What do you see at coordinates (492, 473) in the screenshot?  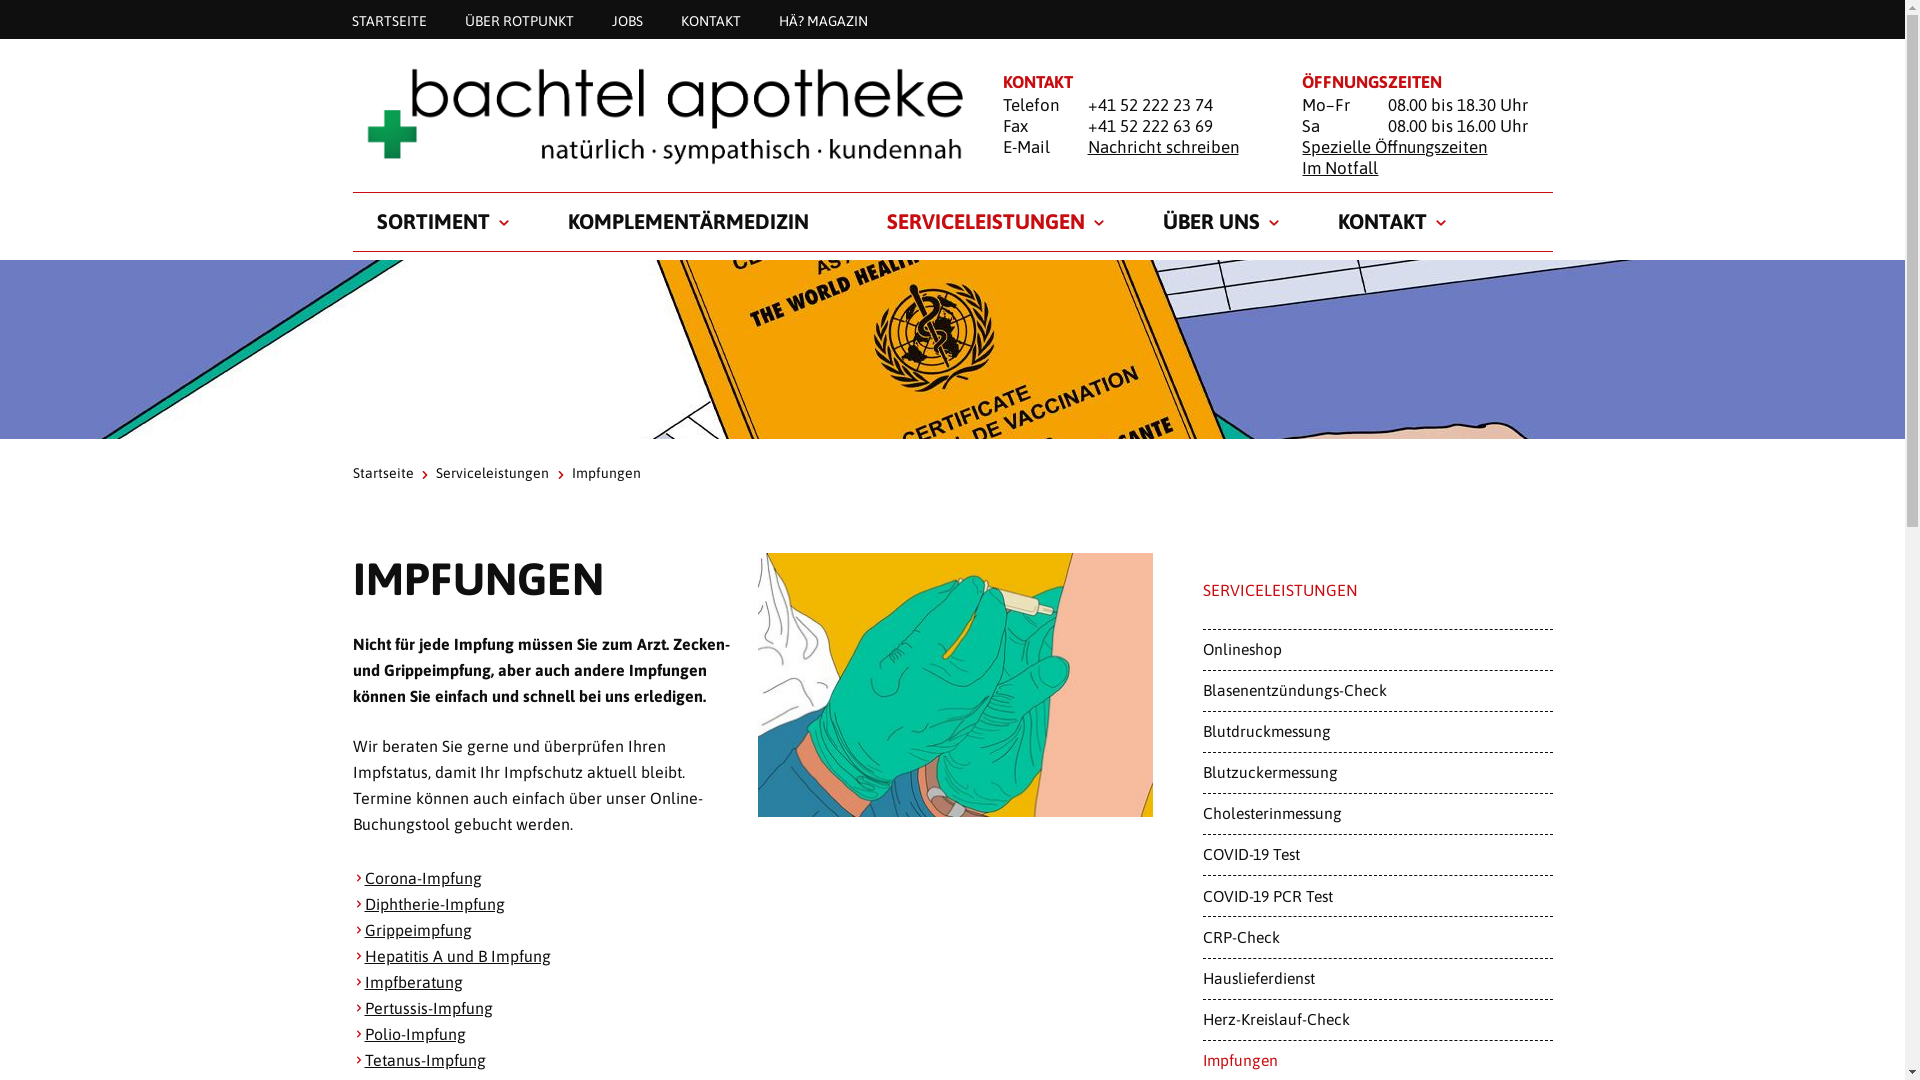 I see `'Serviceleistungen'` at bounding box center [492, 473].